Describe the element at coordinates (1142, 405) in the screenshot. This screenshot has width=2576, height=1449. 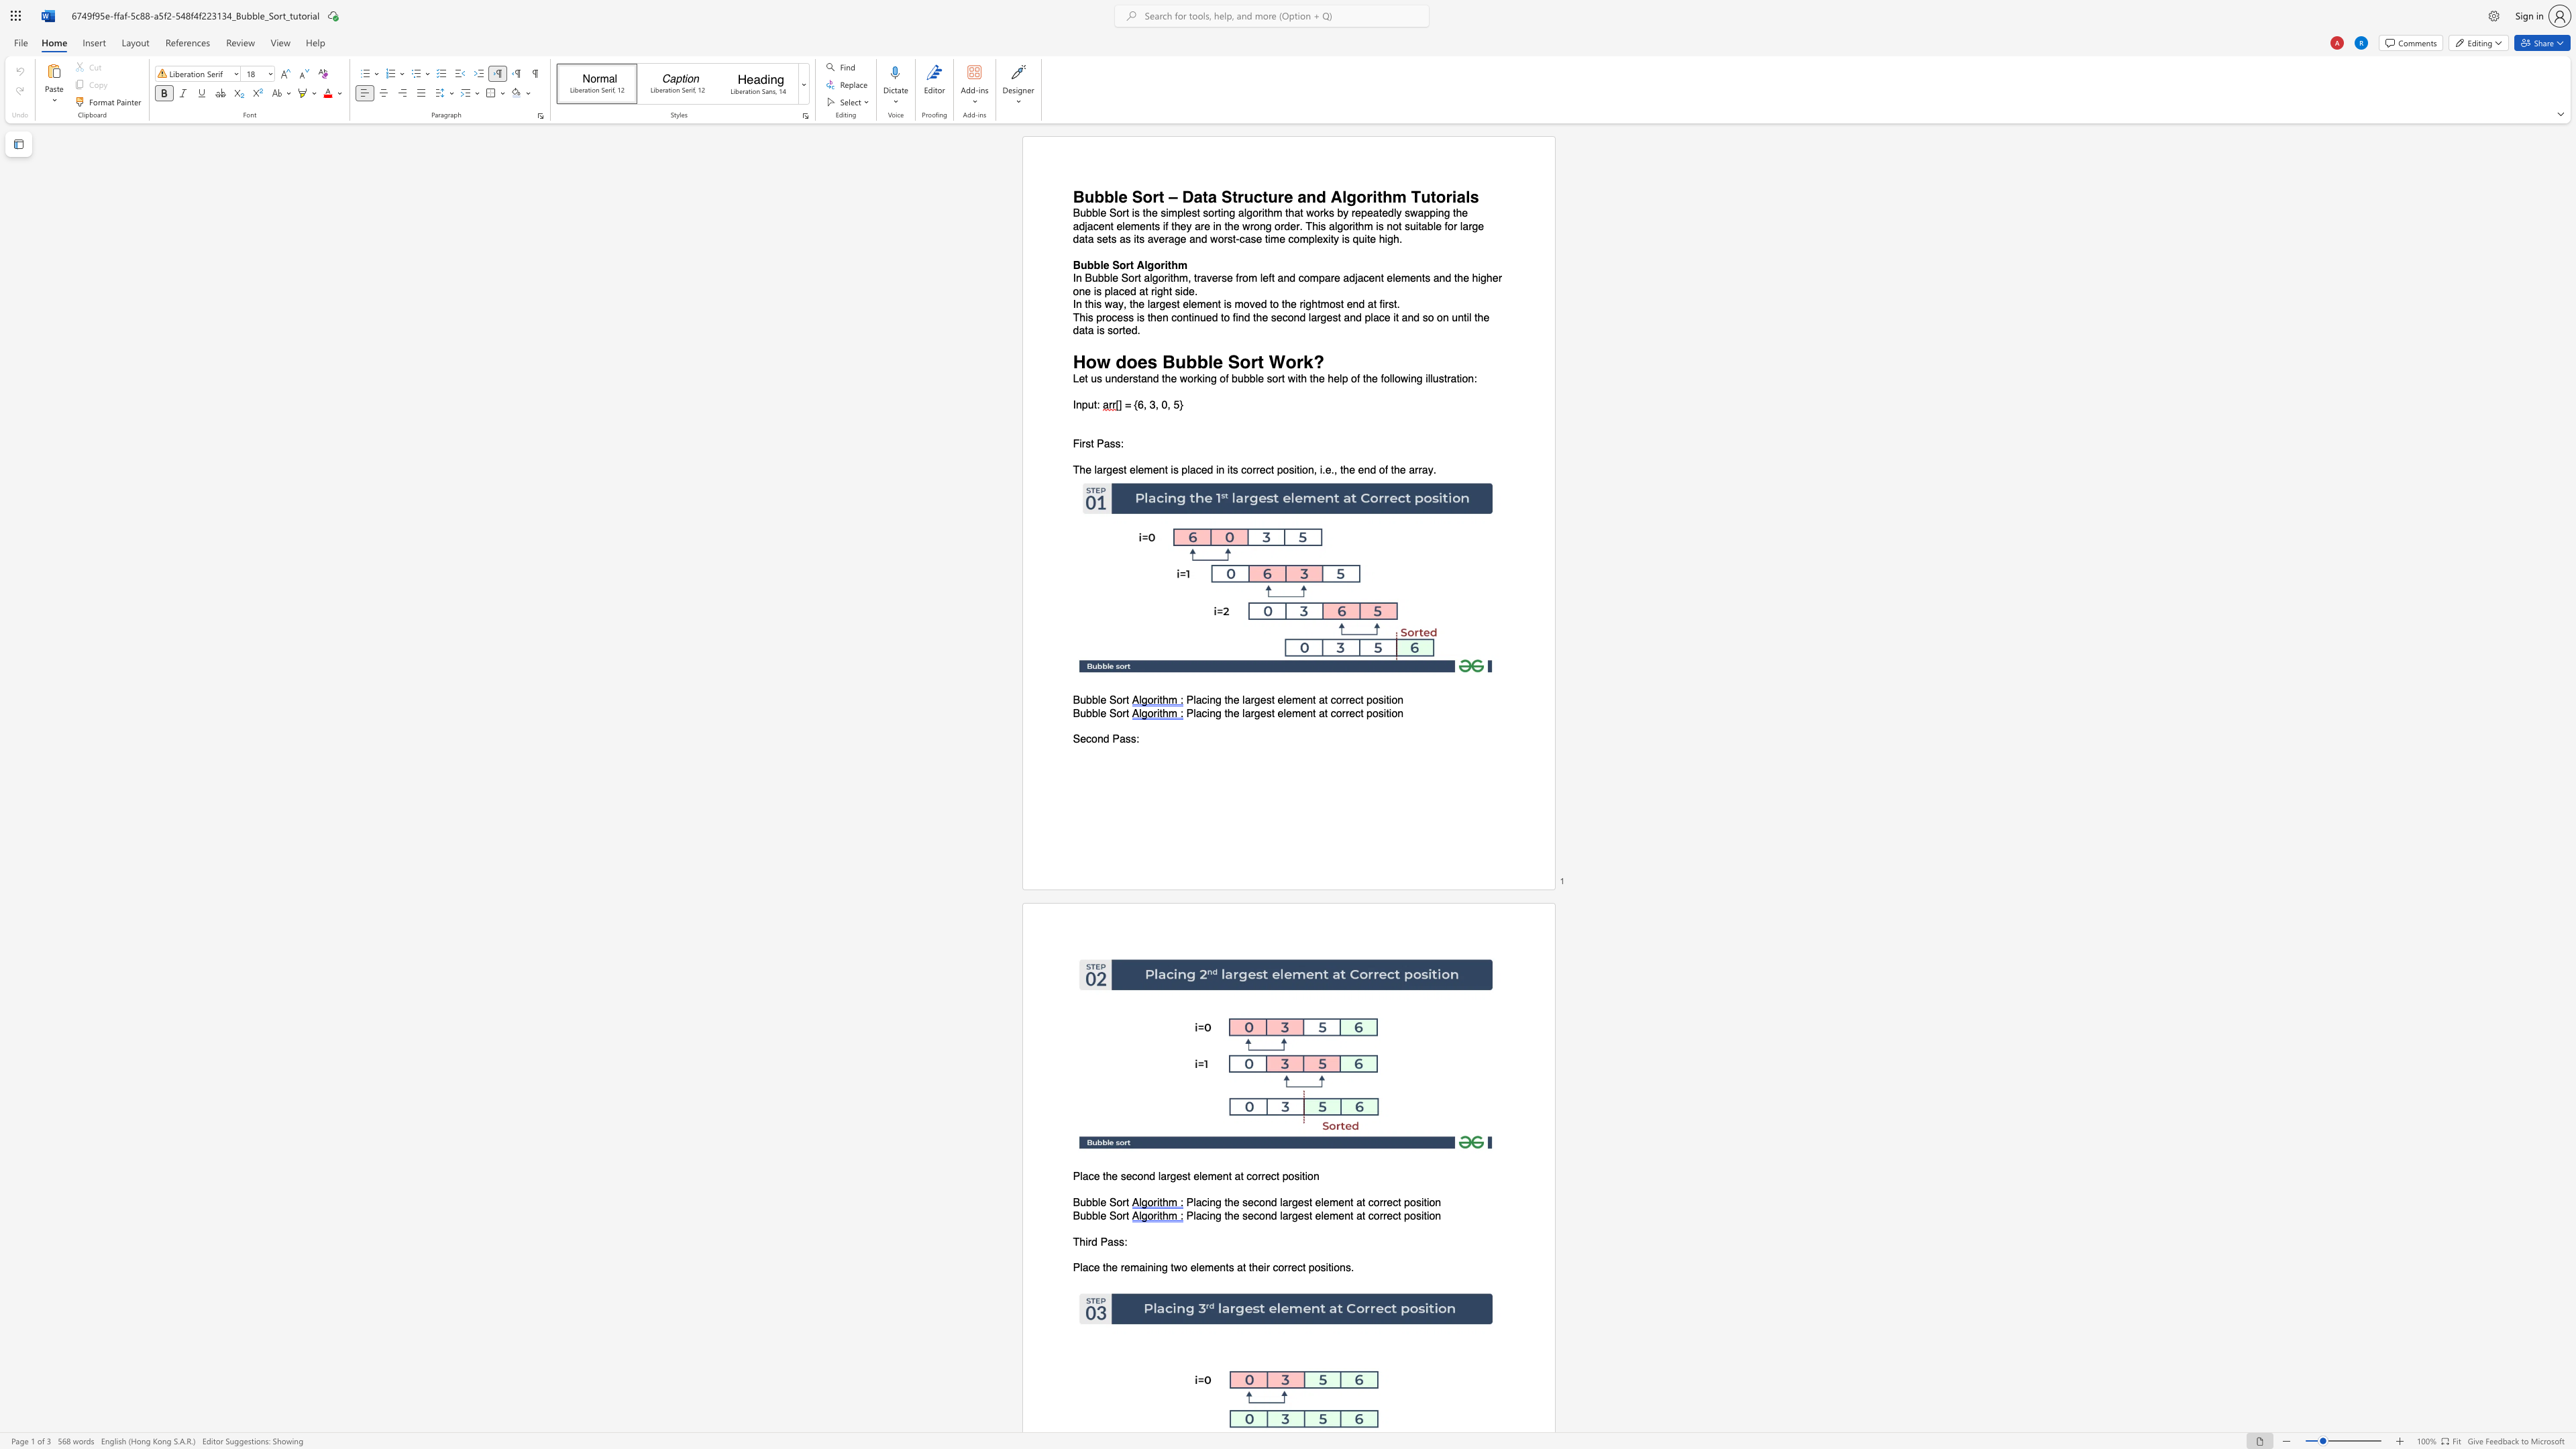
I see `the subset text ", 3, 0, 5" within the text "[] = {6, 3, 0, 5}"` at that location.